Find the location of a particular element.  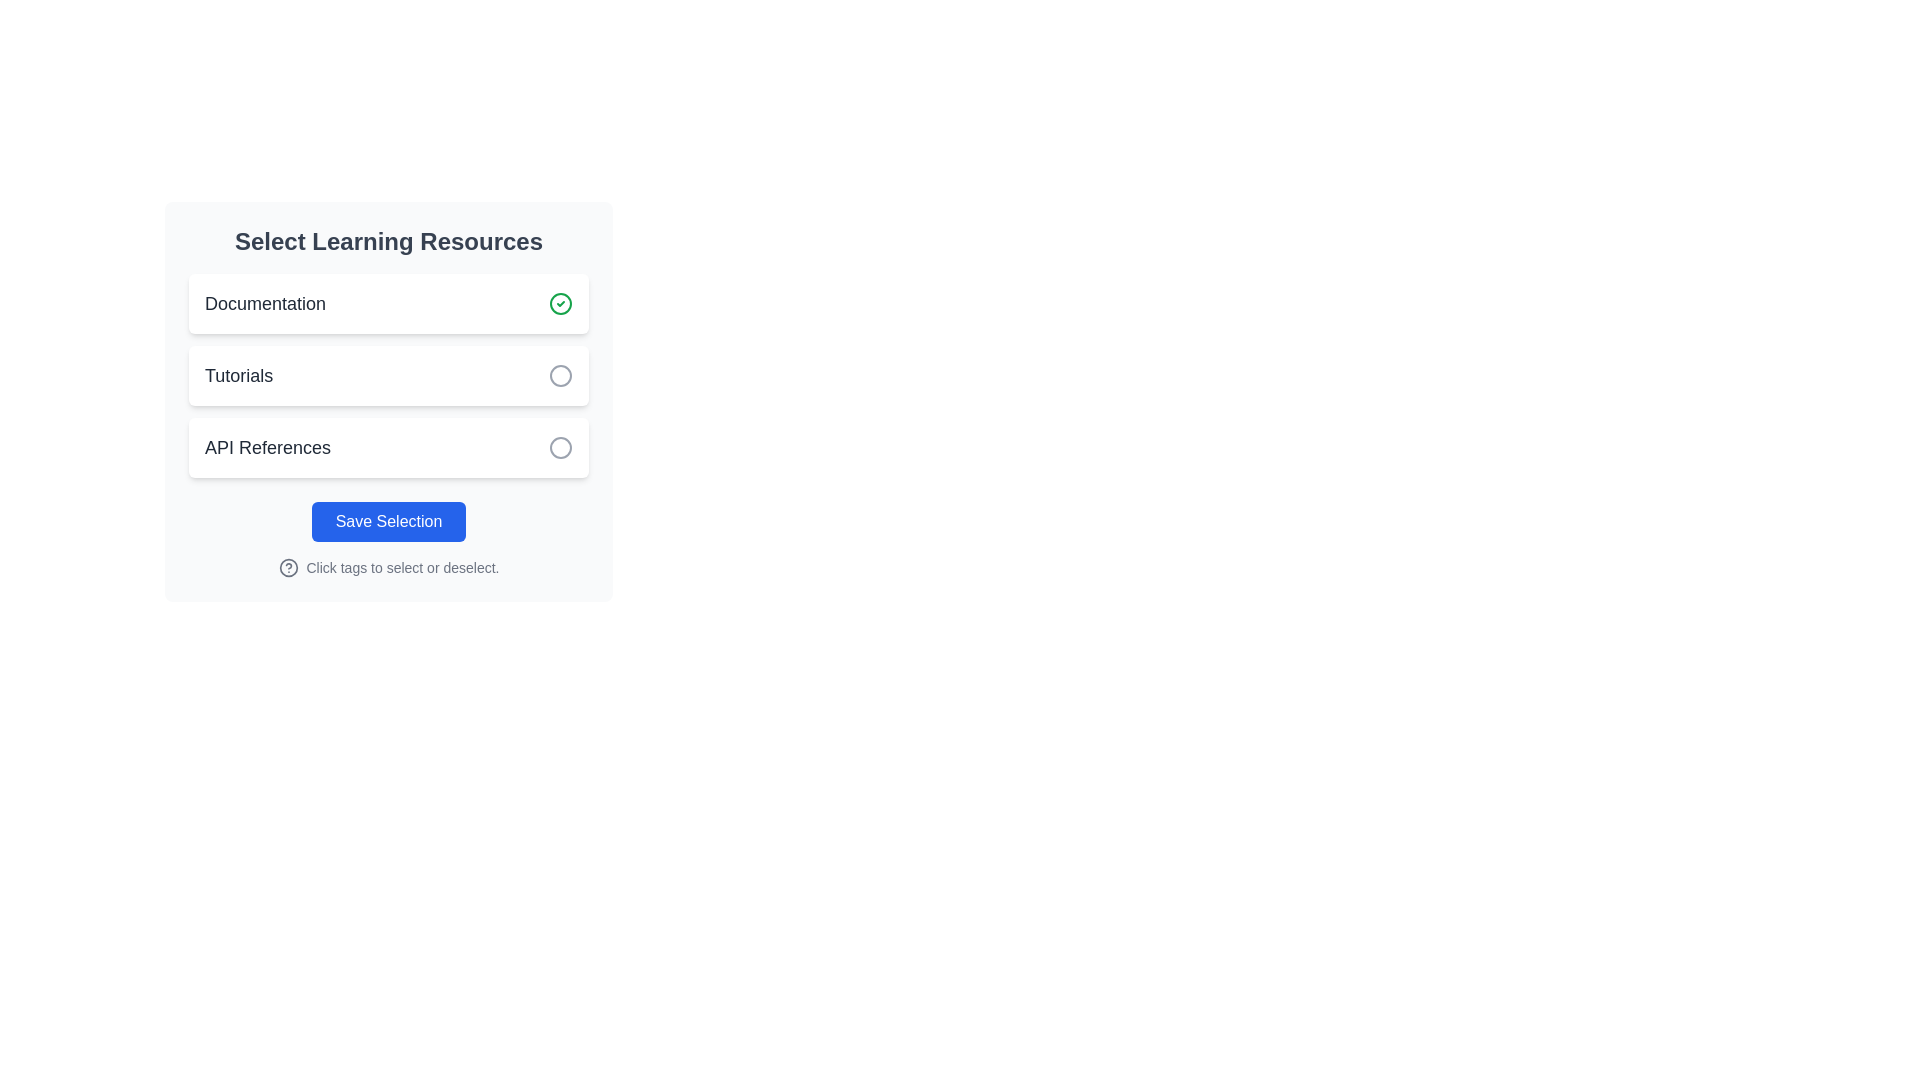

the Header text element that serves as the title for the card, located at the top of the card layout is located at coordinates (388, 241).